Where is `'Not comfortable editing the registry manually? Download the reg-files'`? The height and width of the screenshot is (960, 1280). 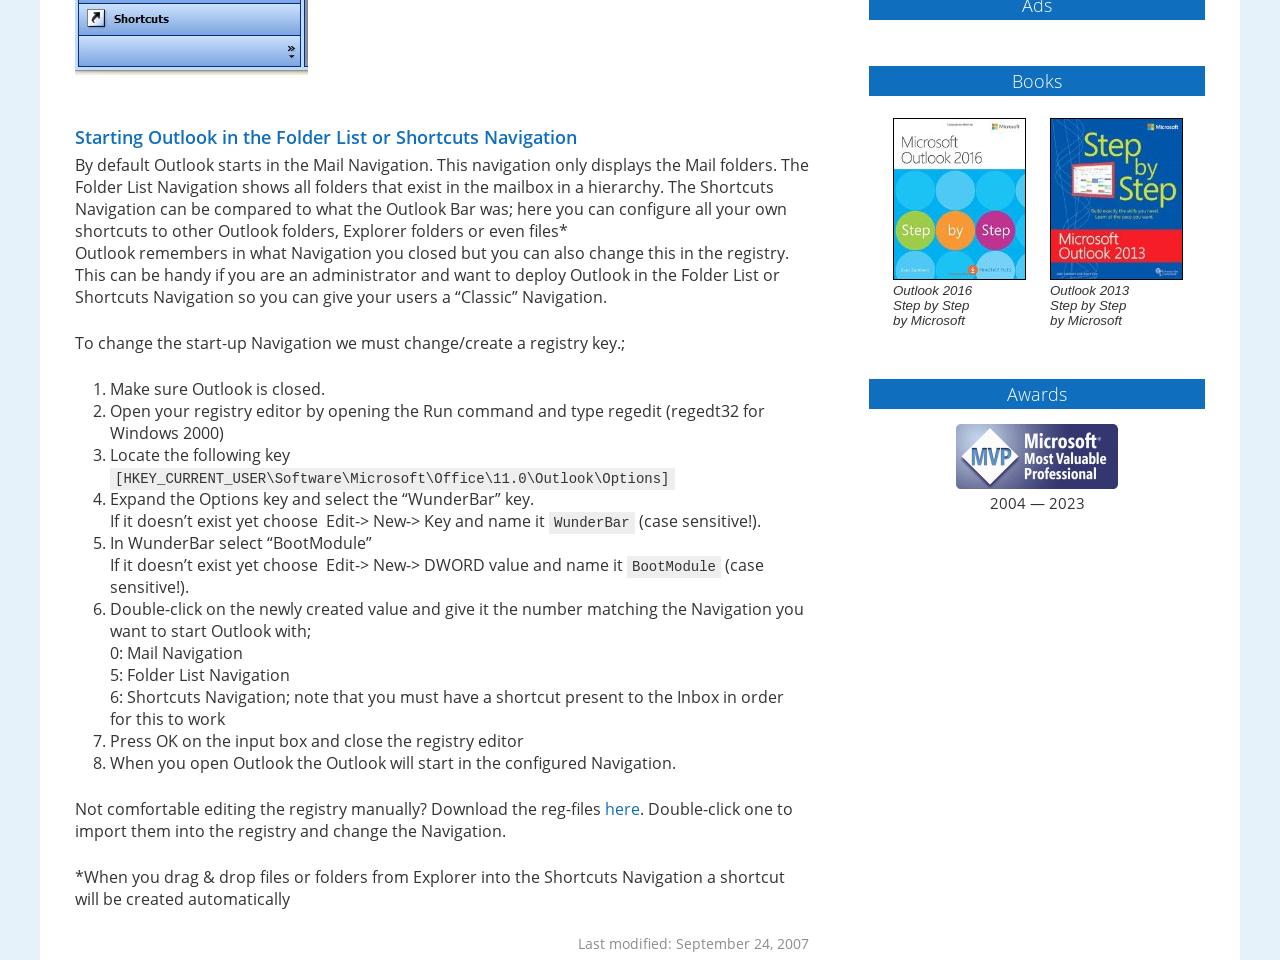
'Not comfortable editing the registry manually? Download the reg-files' is located at coordinates (75, 808).